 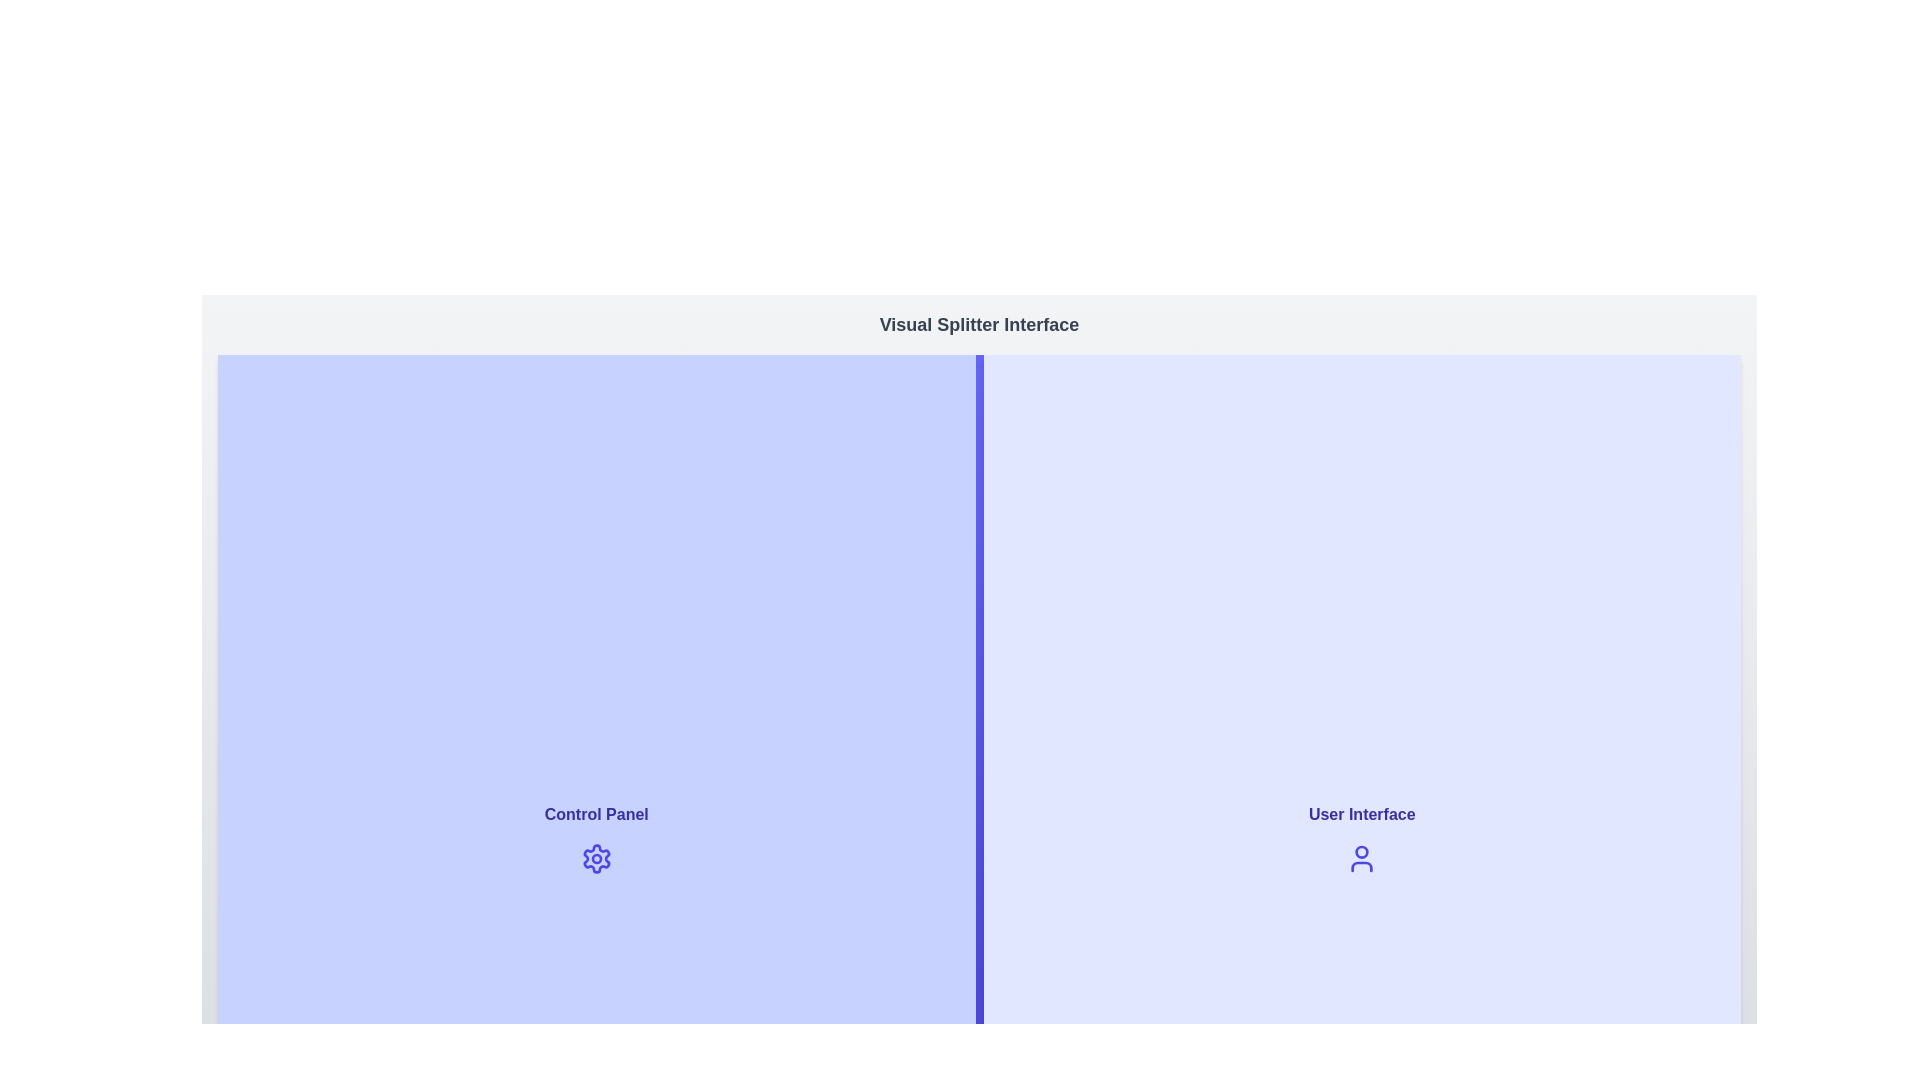 I want to click on the Circle SVG graphic that represents the head portion of the user icon, located in the User Interface section of the page, so click(x=1361, y=852).